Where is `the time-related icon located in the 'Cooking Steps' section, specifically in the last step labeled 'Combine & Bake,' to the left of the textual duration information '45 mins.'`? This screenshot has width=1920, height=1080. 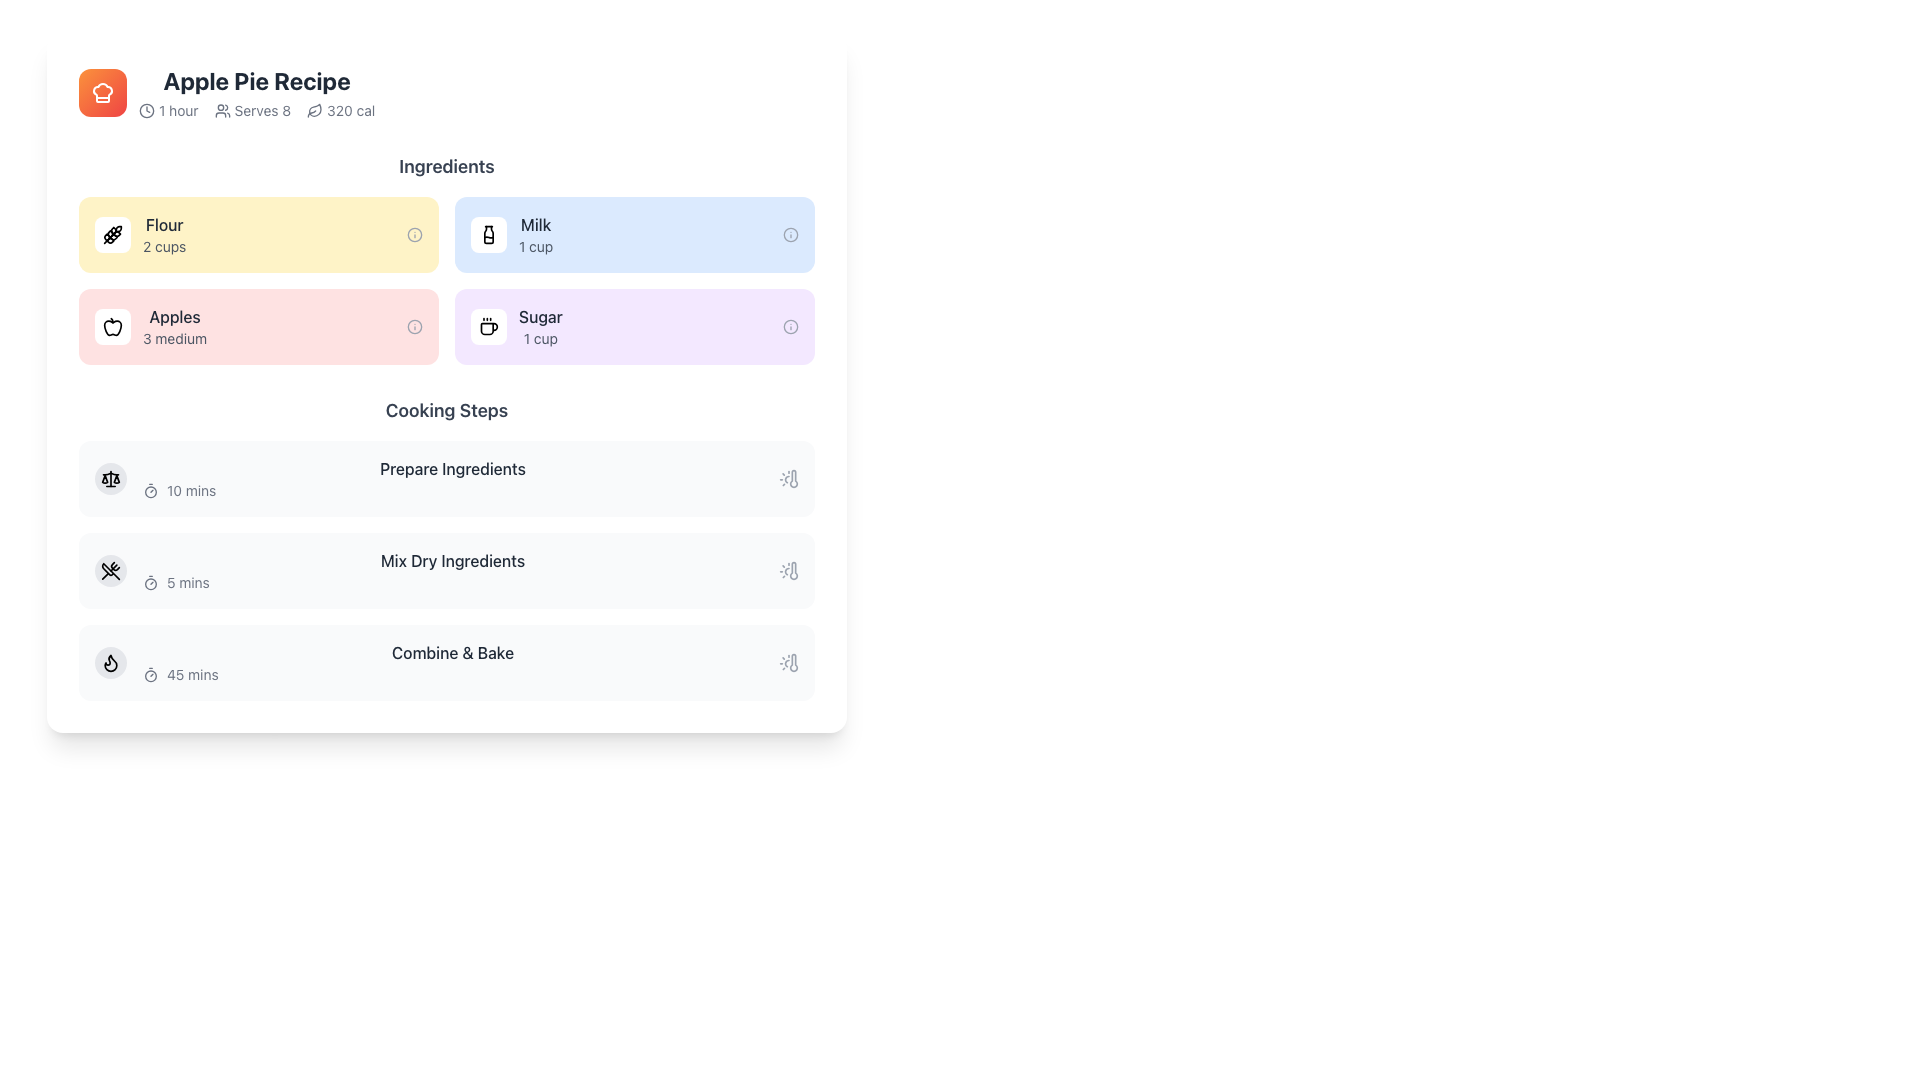 the time-related icon located in the 'Cooking Steps' section, specifically in the last step labeled 'Combine & Bake,' to the left of the textual duration information '45 mins.' is located at coordinates (149, 675).